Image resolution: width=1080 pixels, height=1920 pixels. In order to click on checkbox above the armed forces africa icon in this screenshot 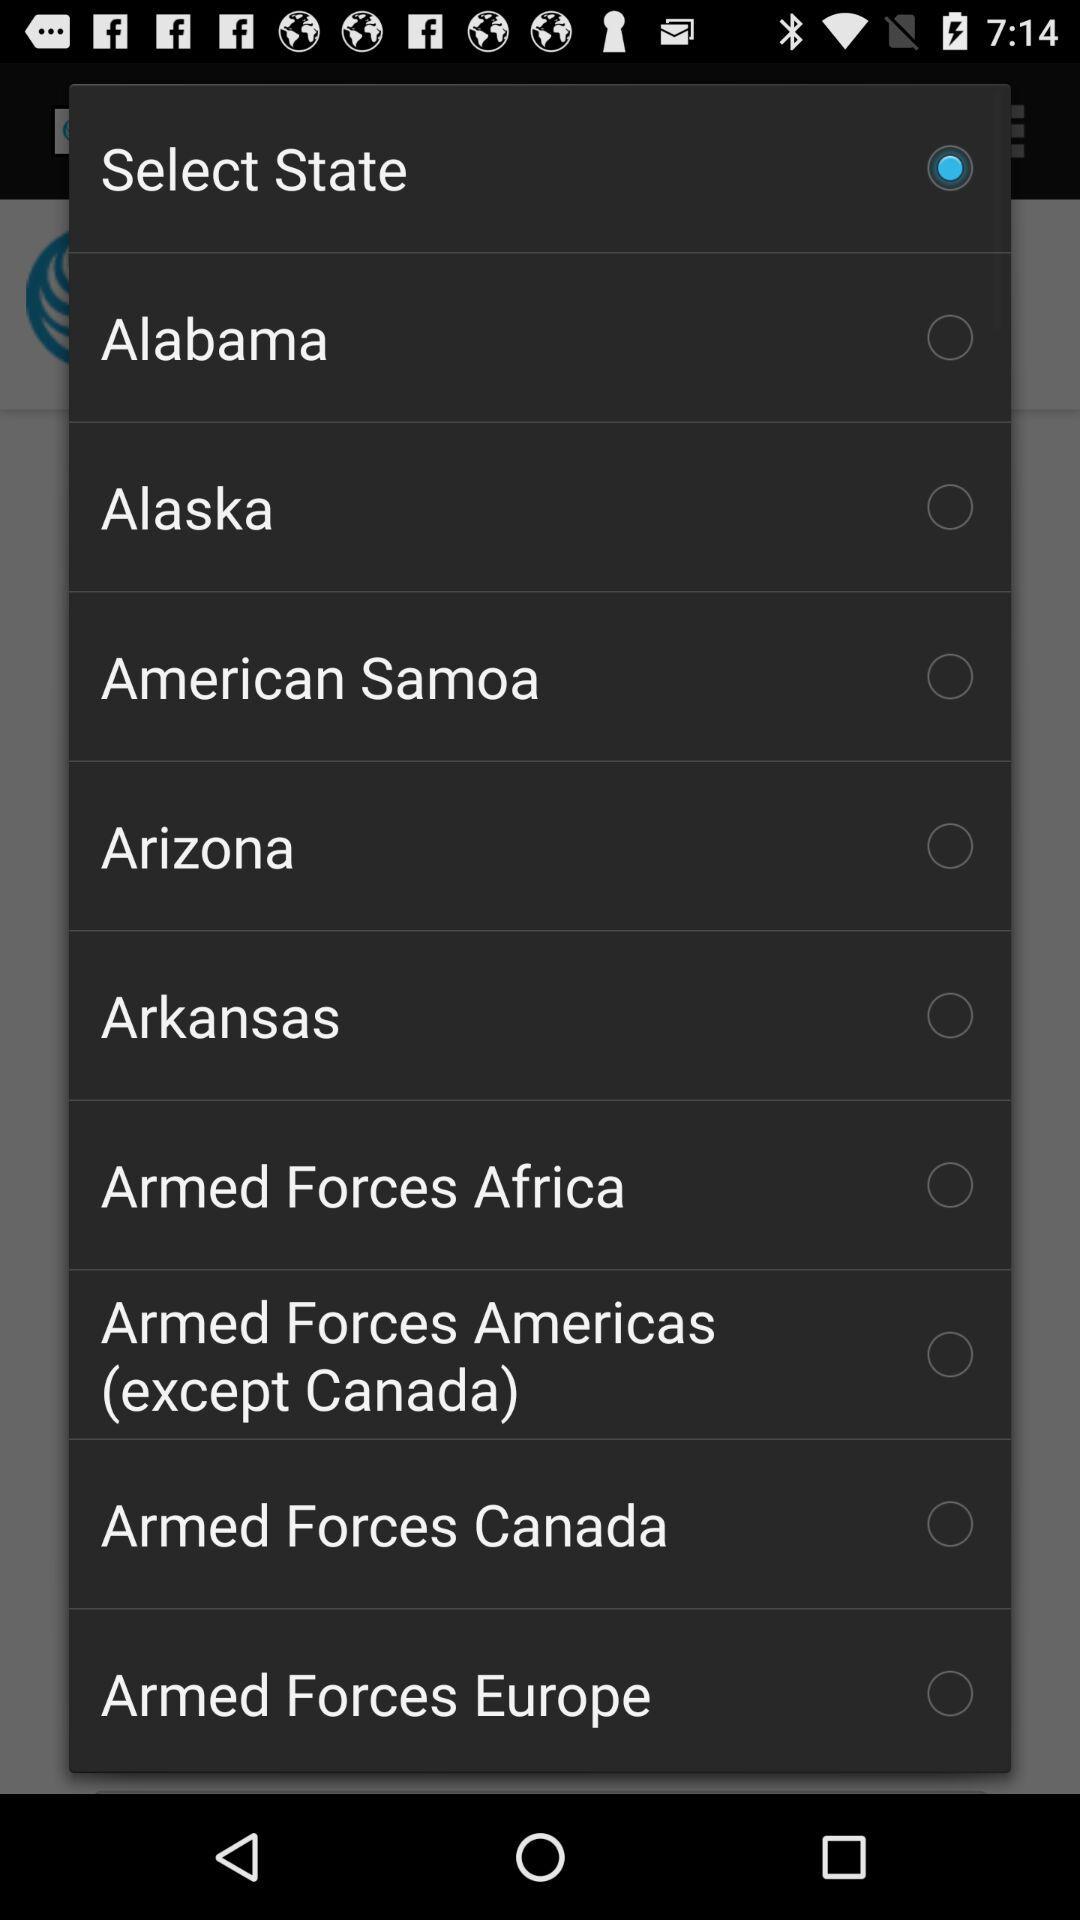, I will do `click(540, 1015)`.